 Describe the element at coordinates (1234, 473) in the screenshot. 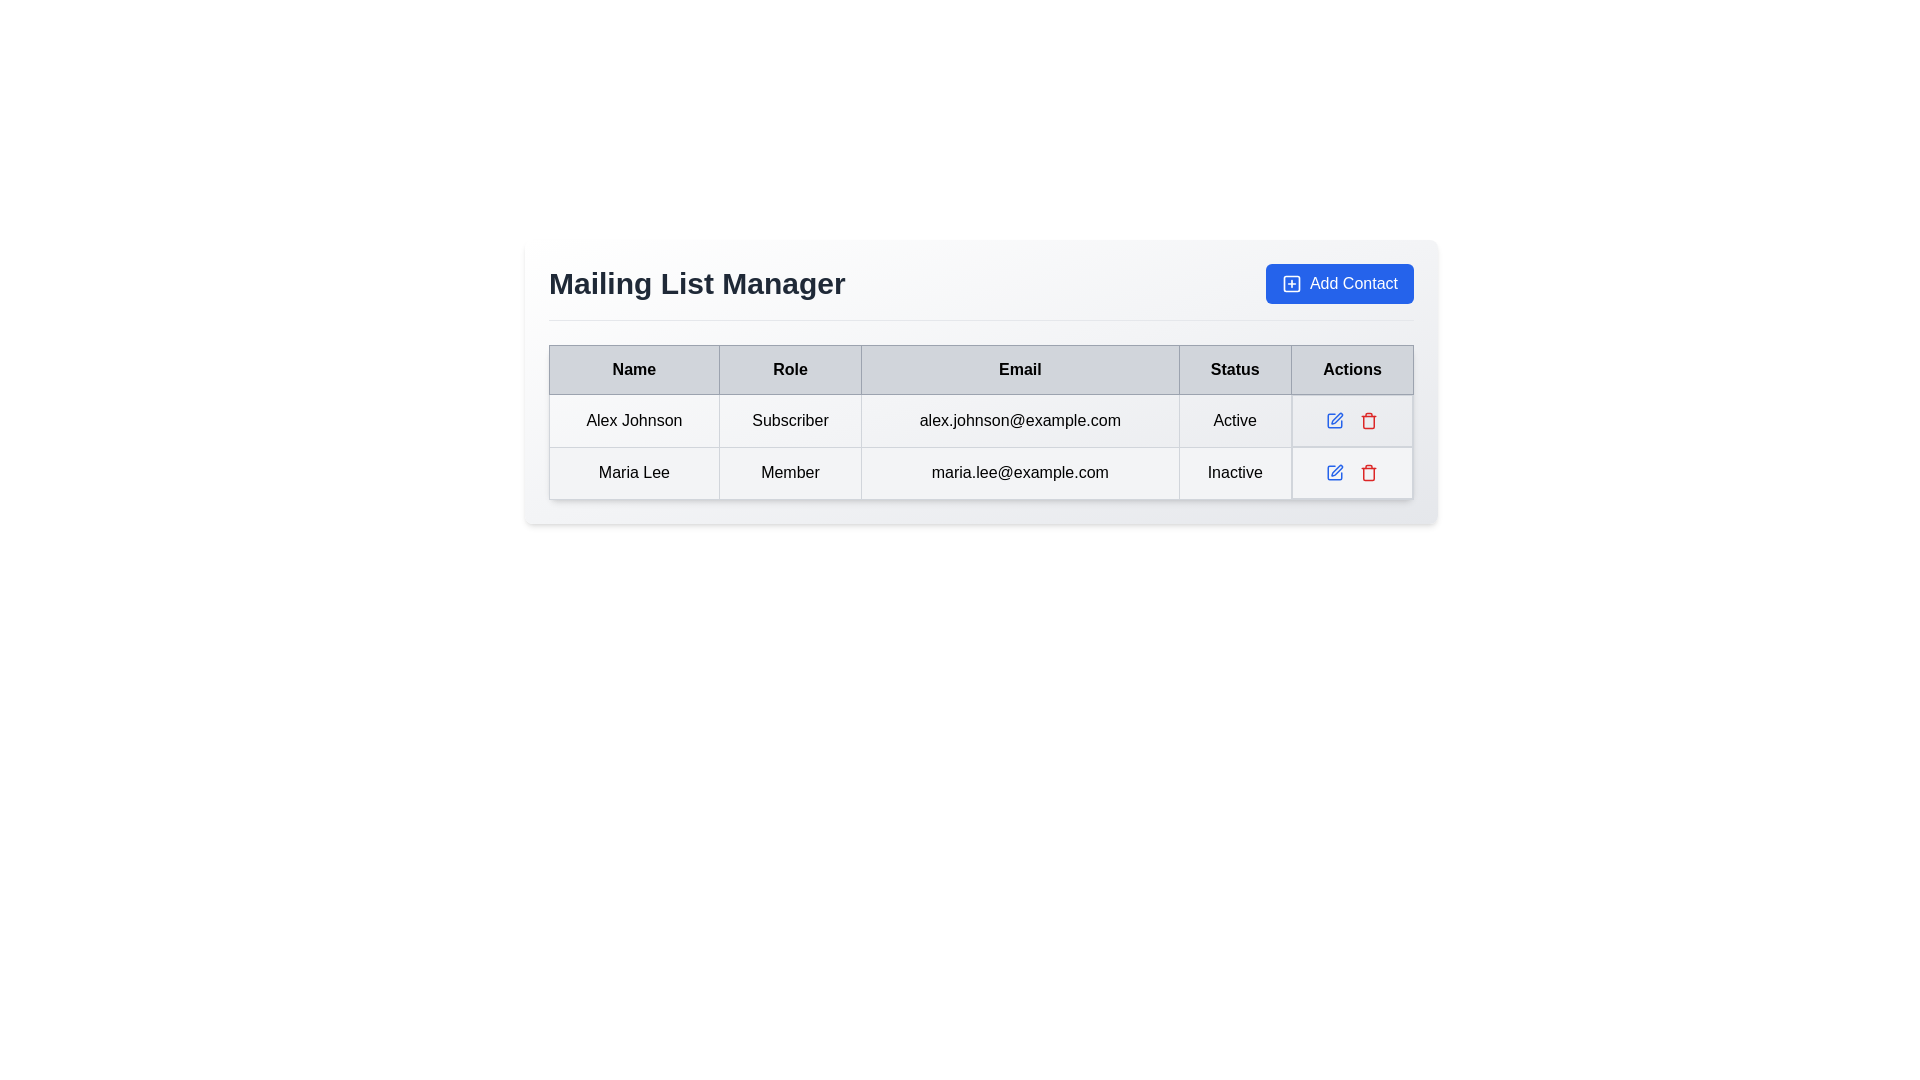

I see `text 'Inactive' displayed in the static text field located in the fourth column of the row for 'Maria Lee' in the Mailing List Manager table` at that location.